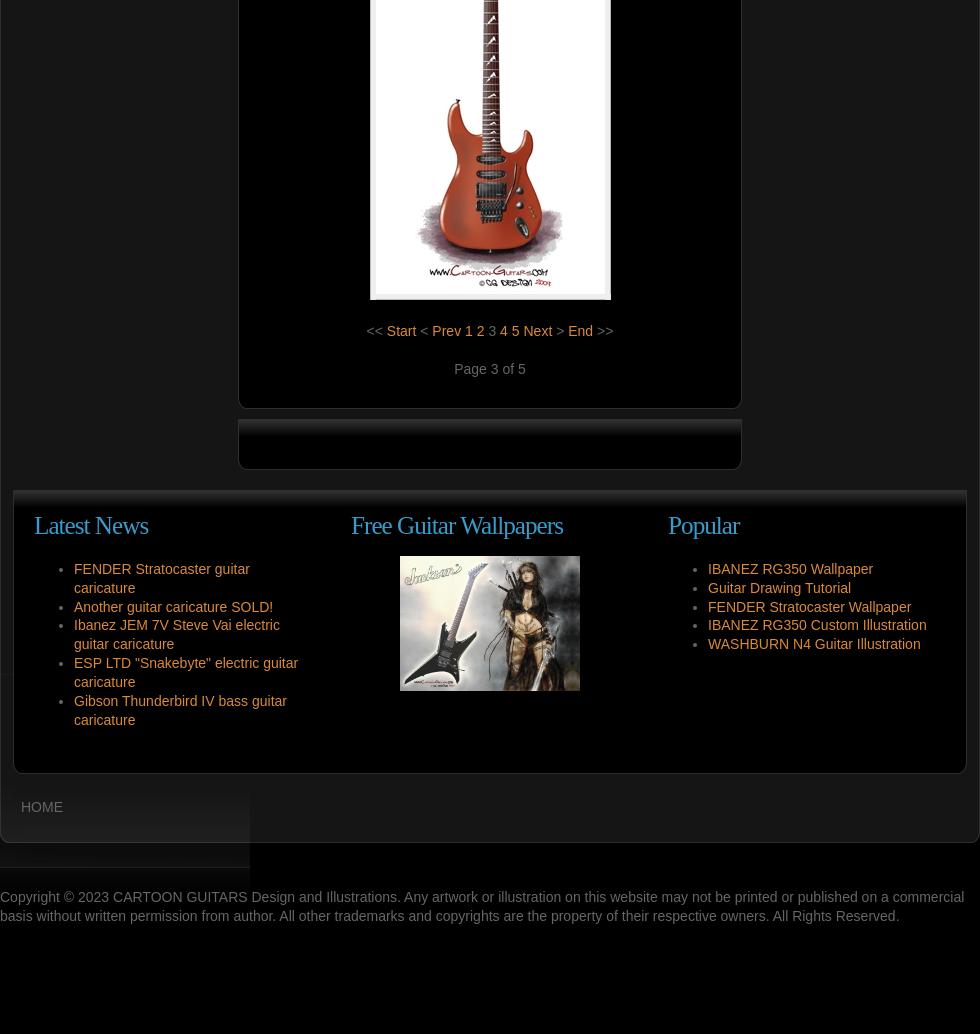 The height and width of the screenshot is (1034, 980). Describe the element at coordinates (173, 606) in the screenshot. I see `'Another guitar caricature SOLD!'` at that location.